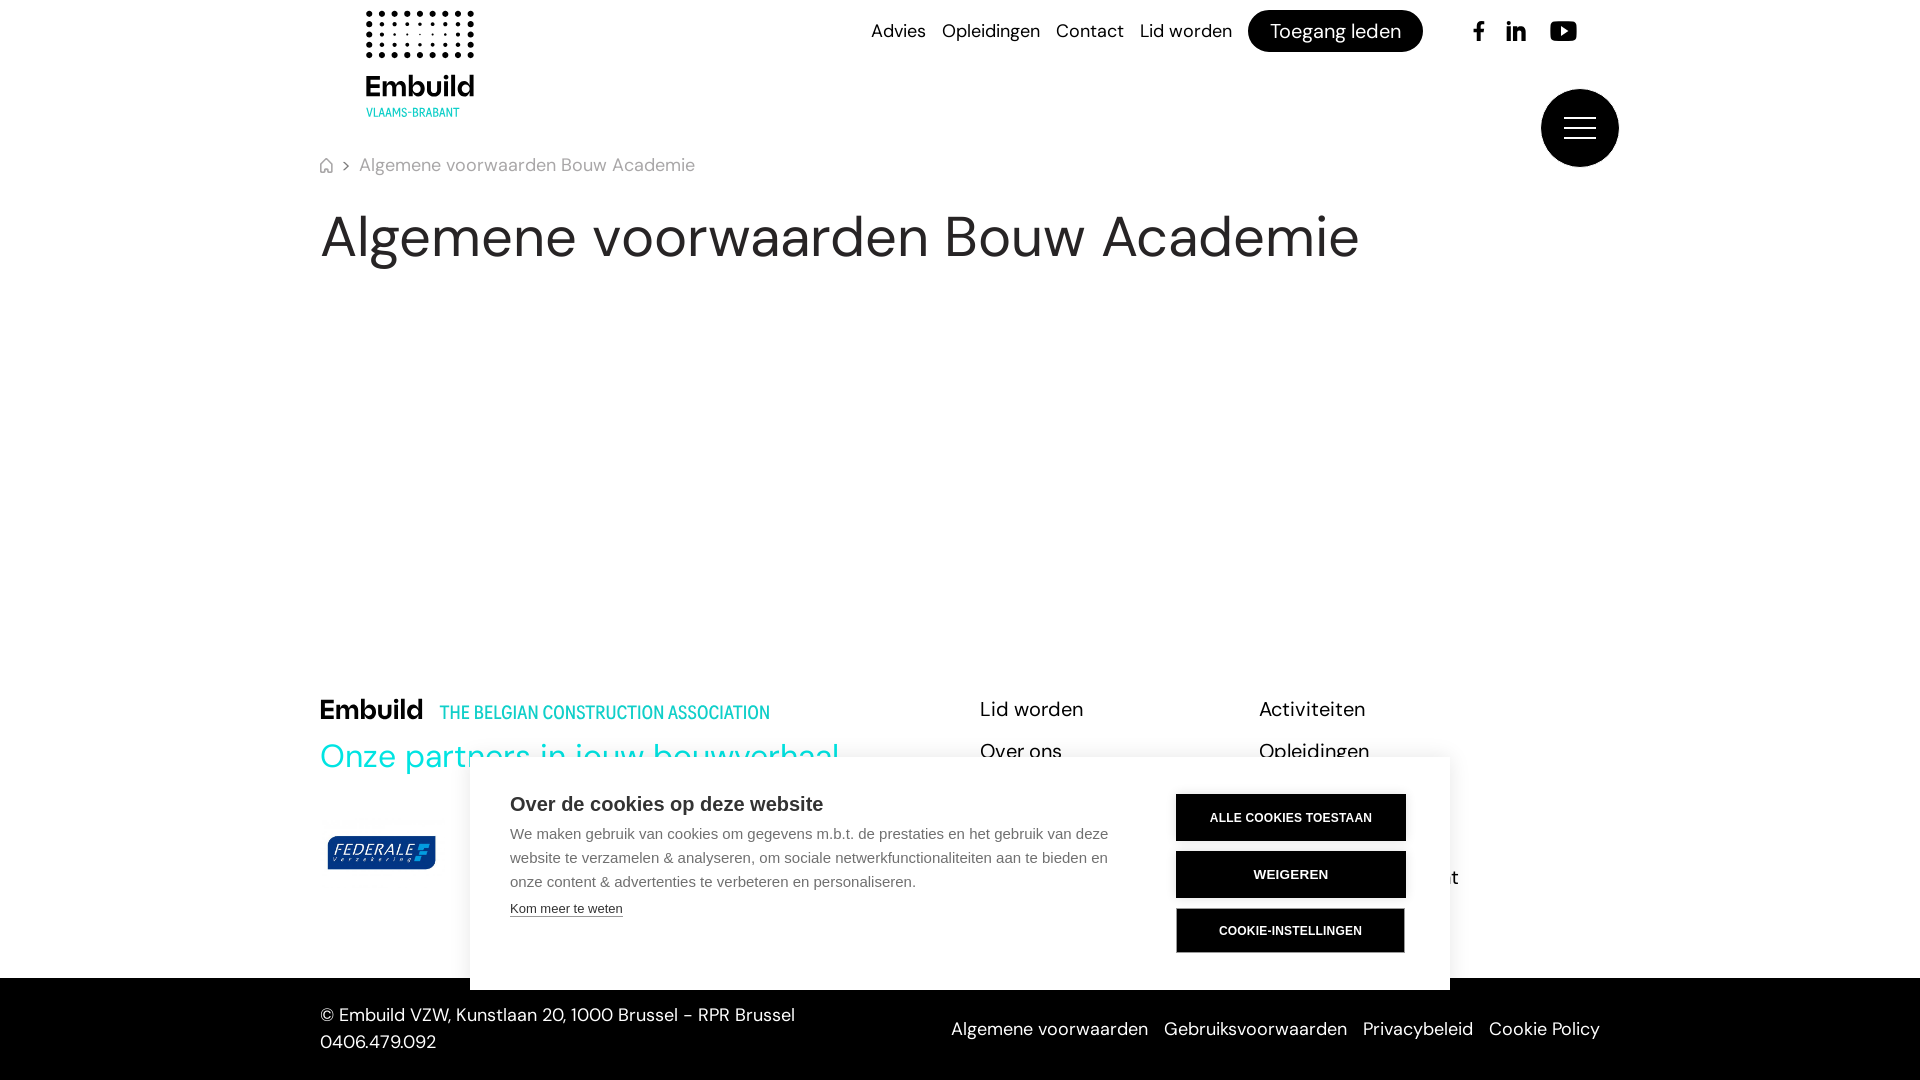  What do you see at coordinates (1055, 30) in the screenshot?
I see `'Contact'` at bounding box center [1055, 30].